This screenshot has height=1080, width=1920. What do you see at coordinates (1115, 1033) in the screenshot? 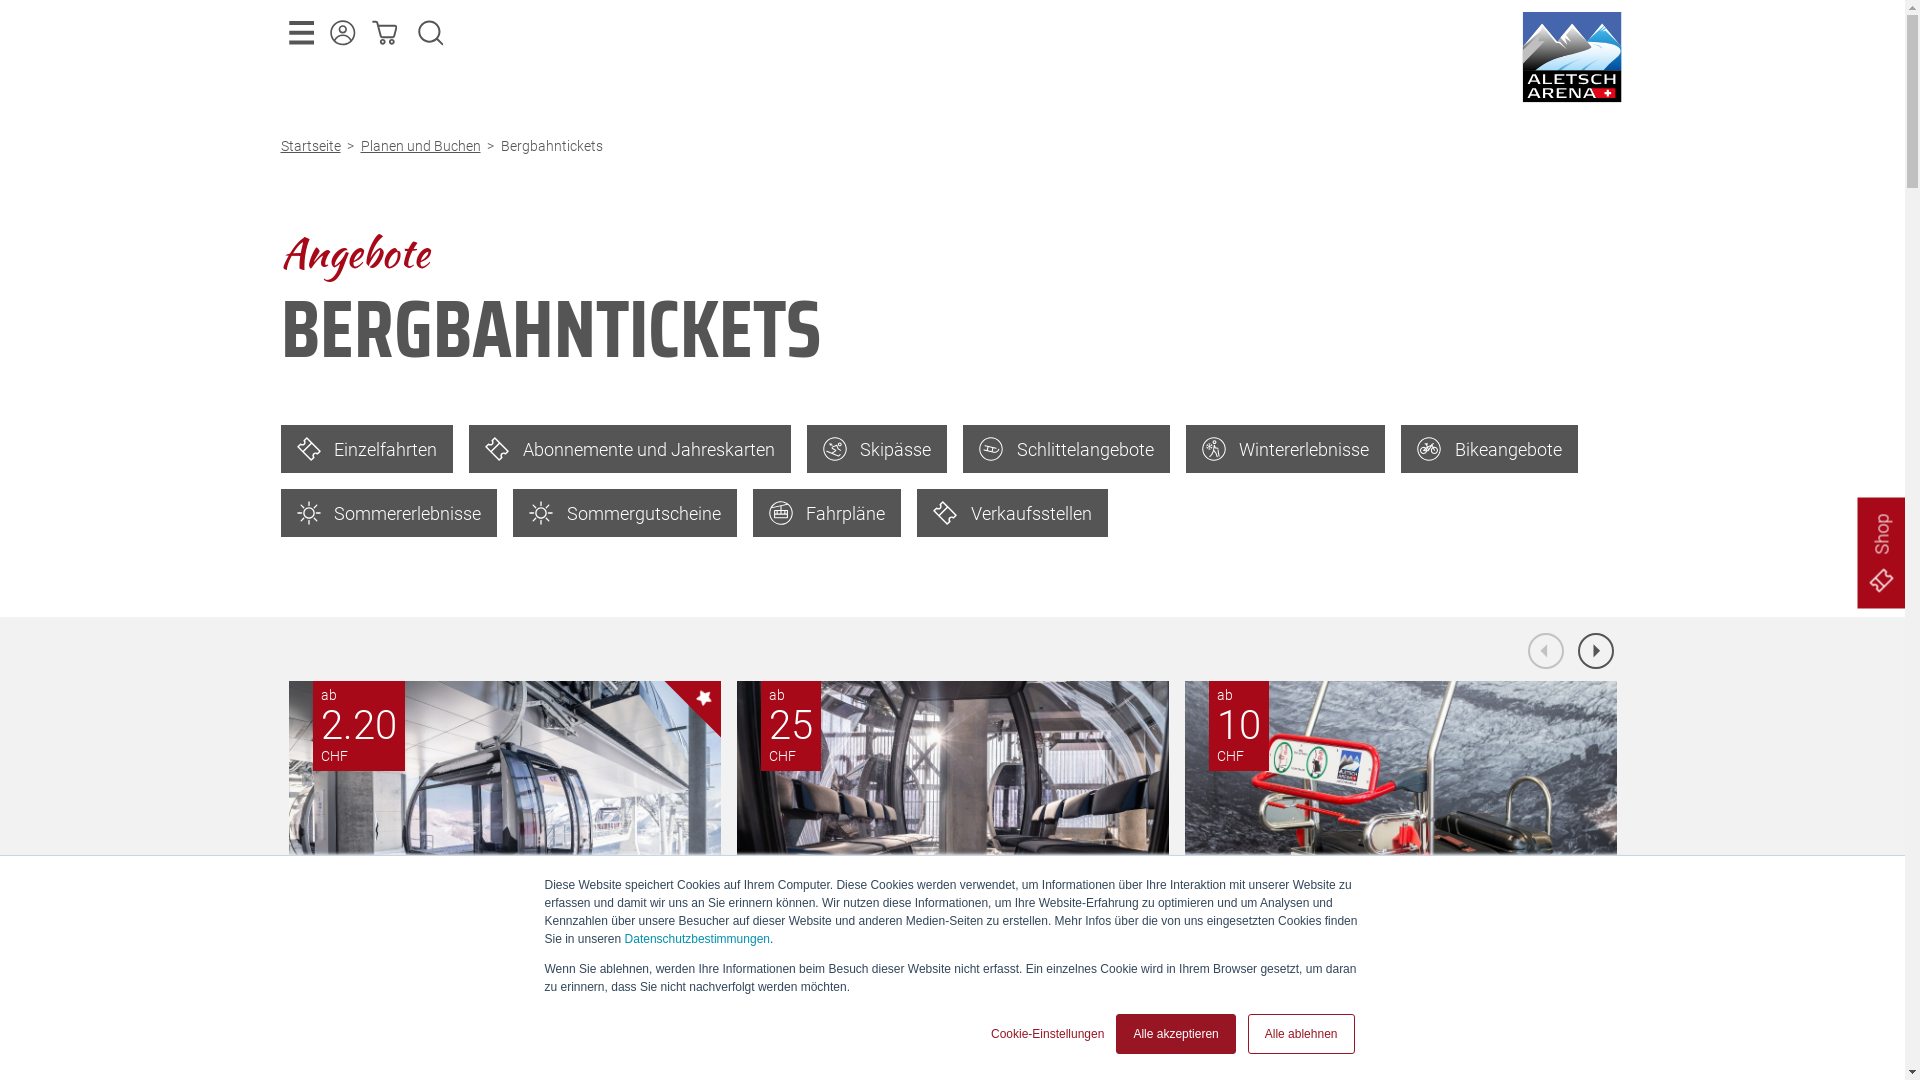
I see `'Alle akzeptieren'` at bounding box center [1115, 1033].